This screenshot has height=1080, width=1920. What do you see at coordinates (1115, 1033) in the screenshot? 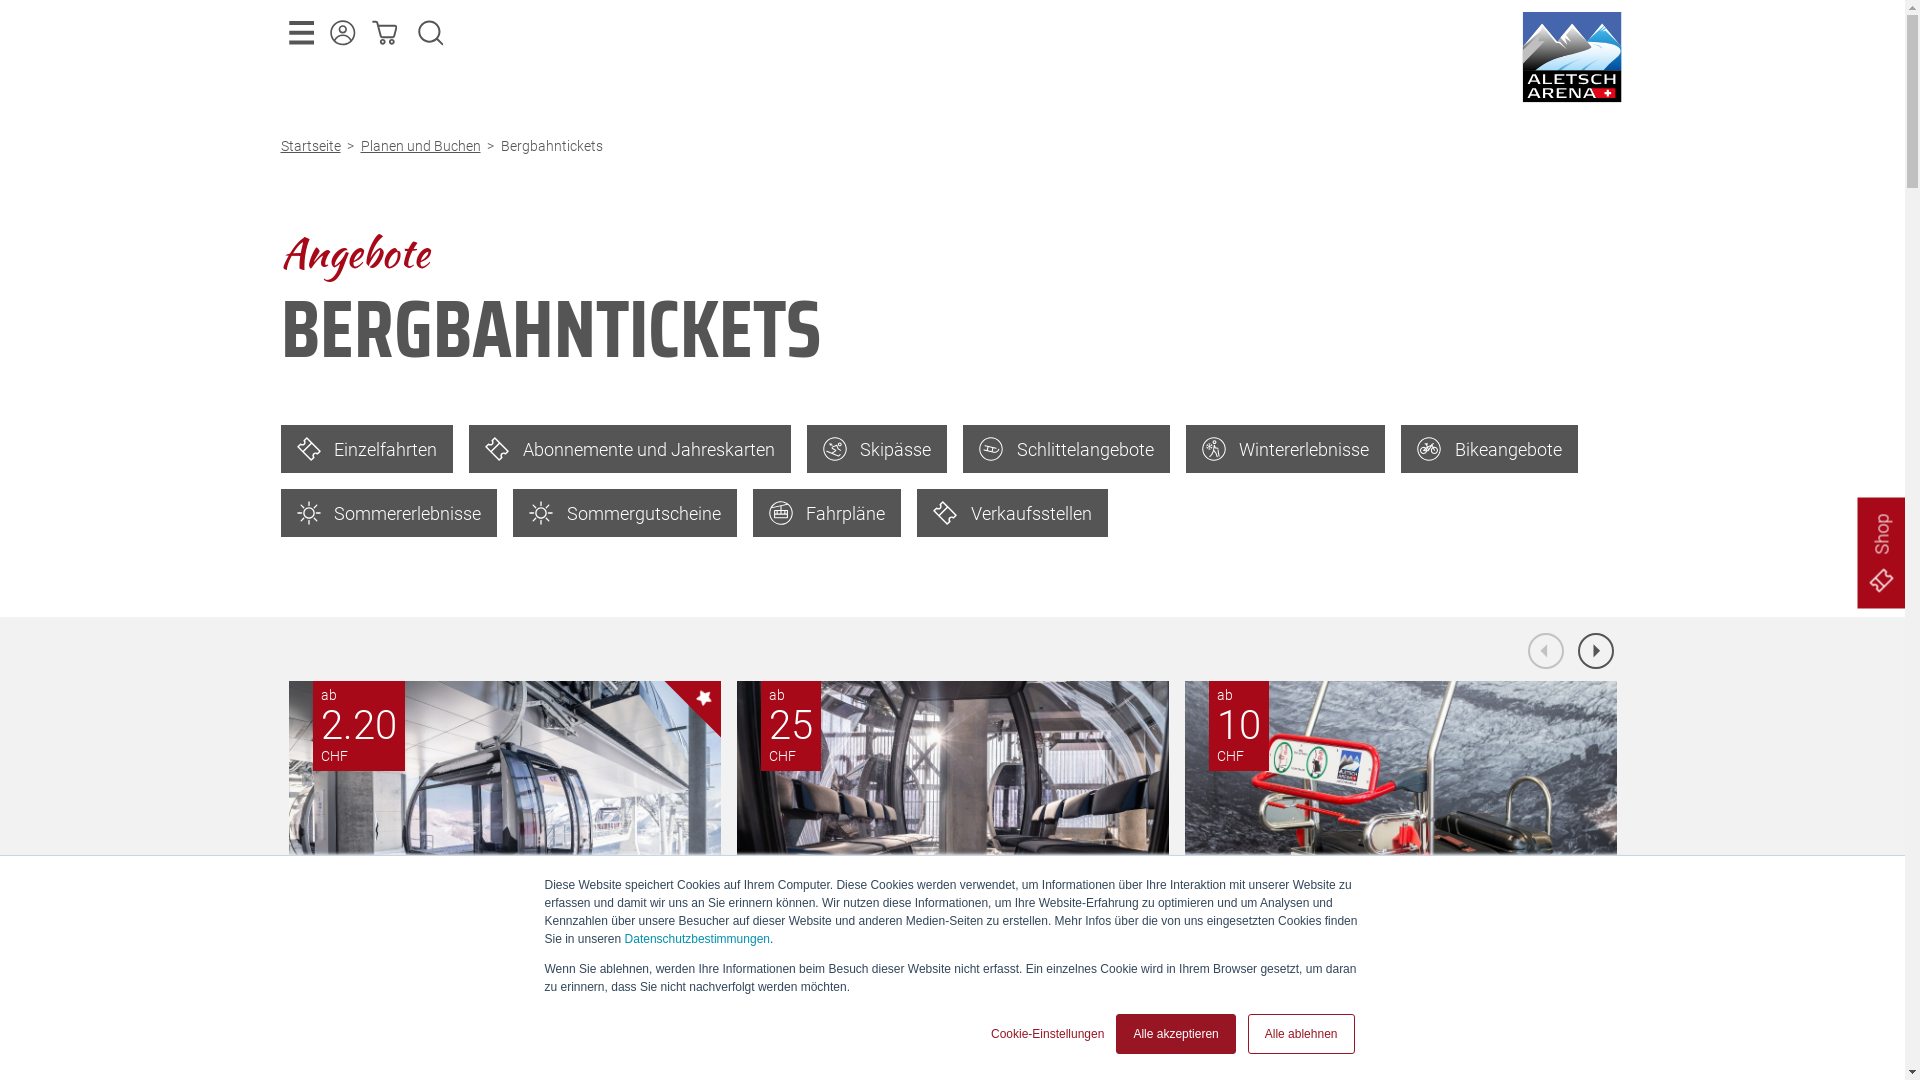
I see `'Alle akzeptieren'` at bounding box center [1115, 1033].